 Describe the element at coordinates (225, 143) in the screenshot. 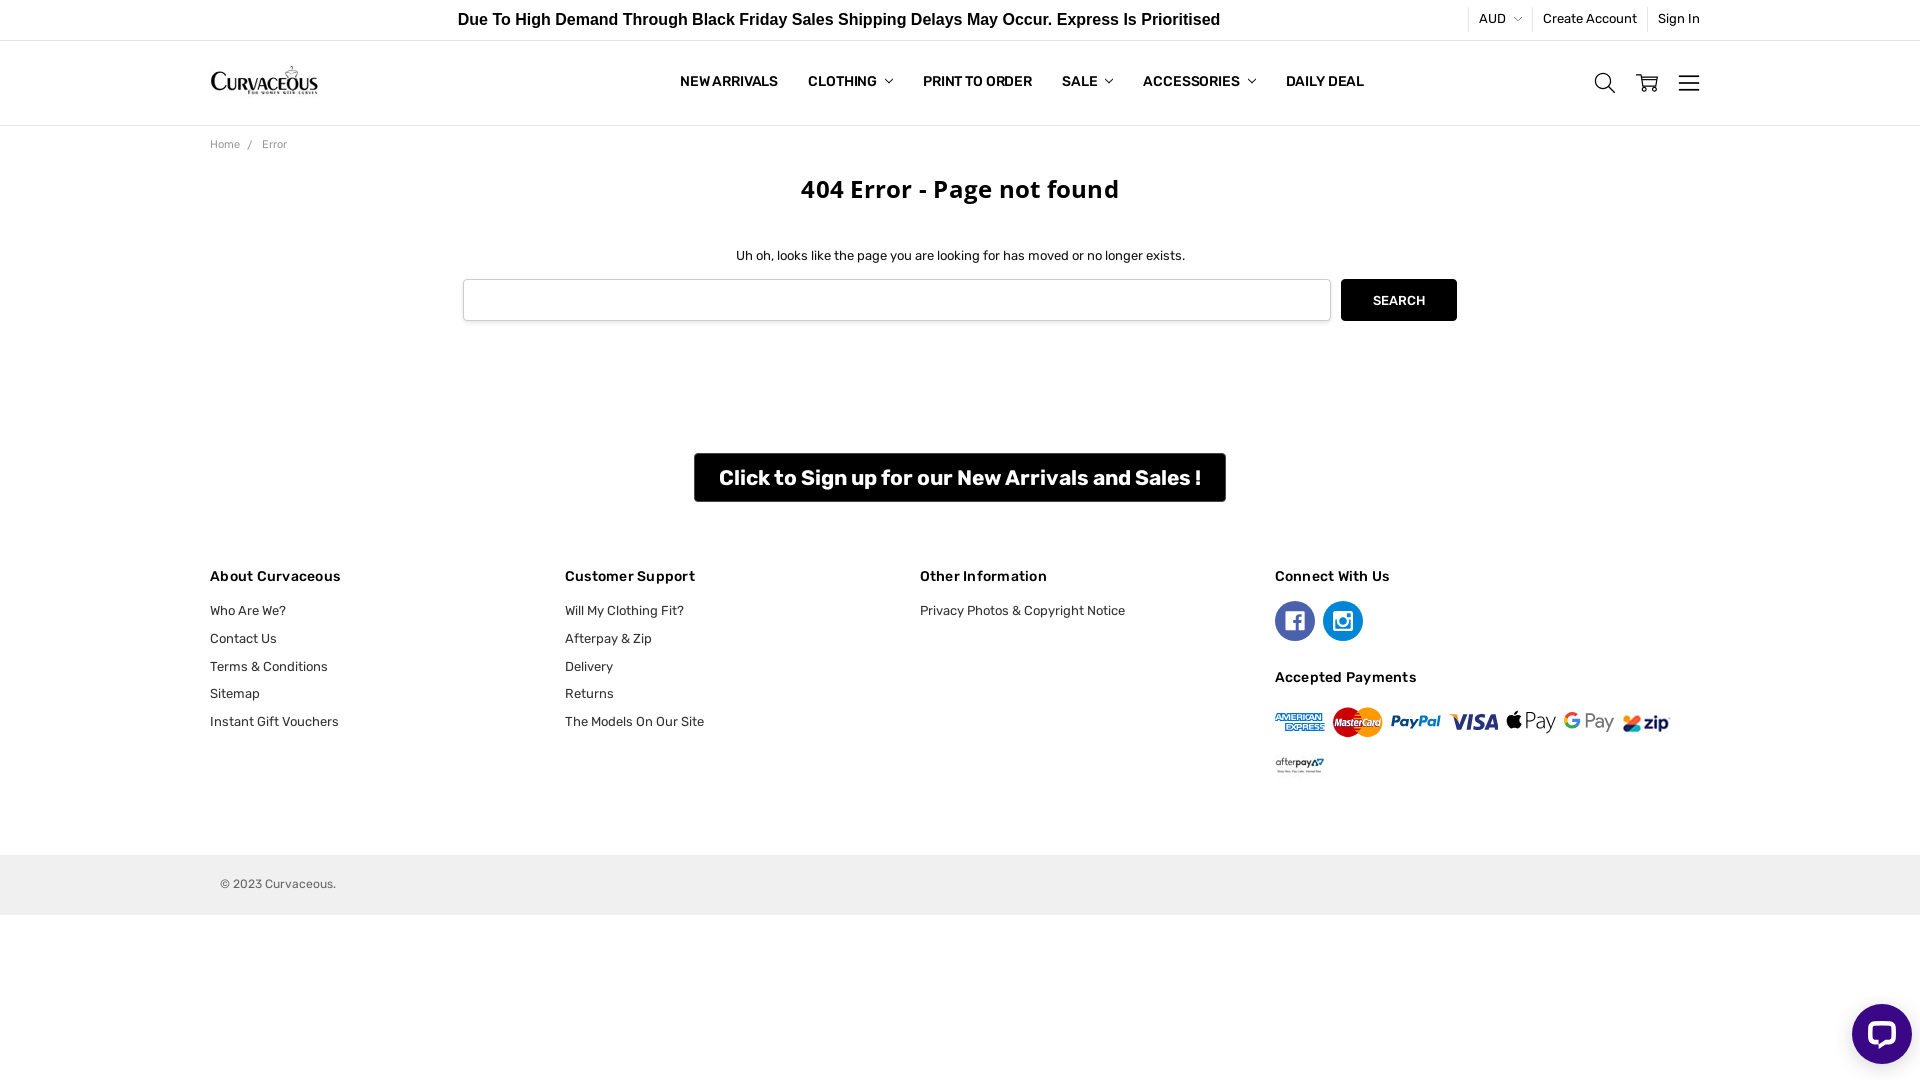

I see `'Home'` at that location.